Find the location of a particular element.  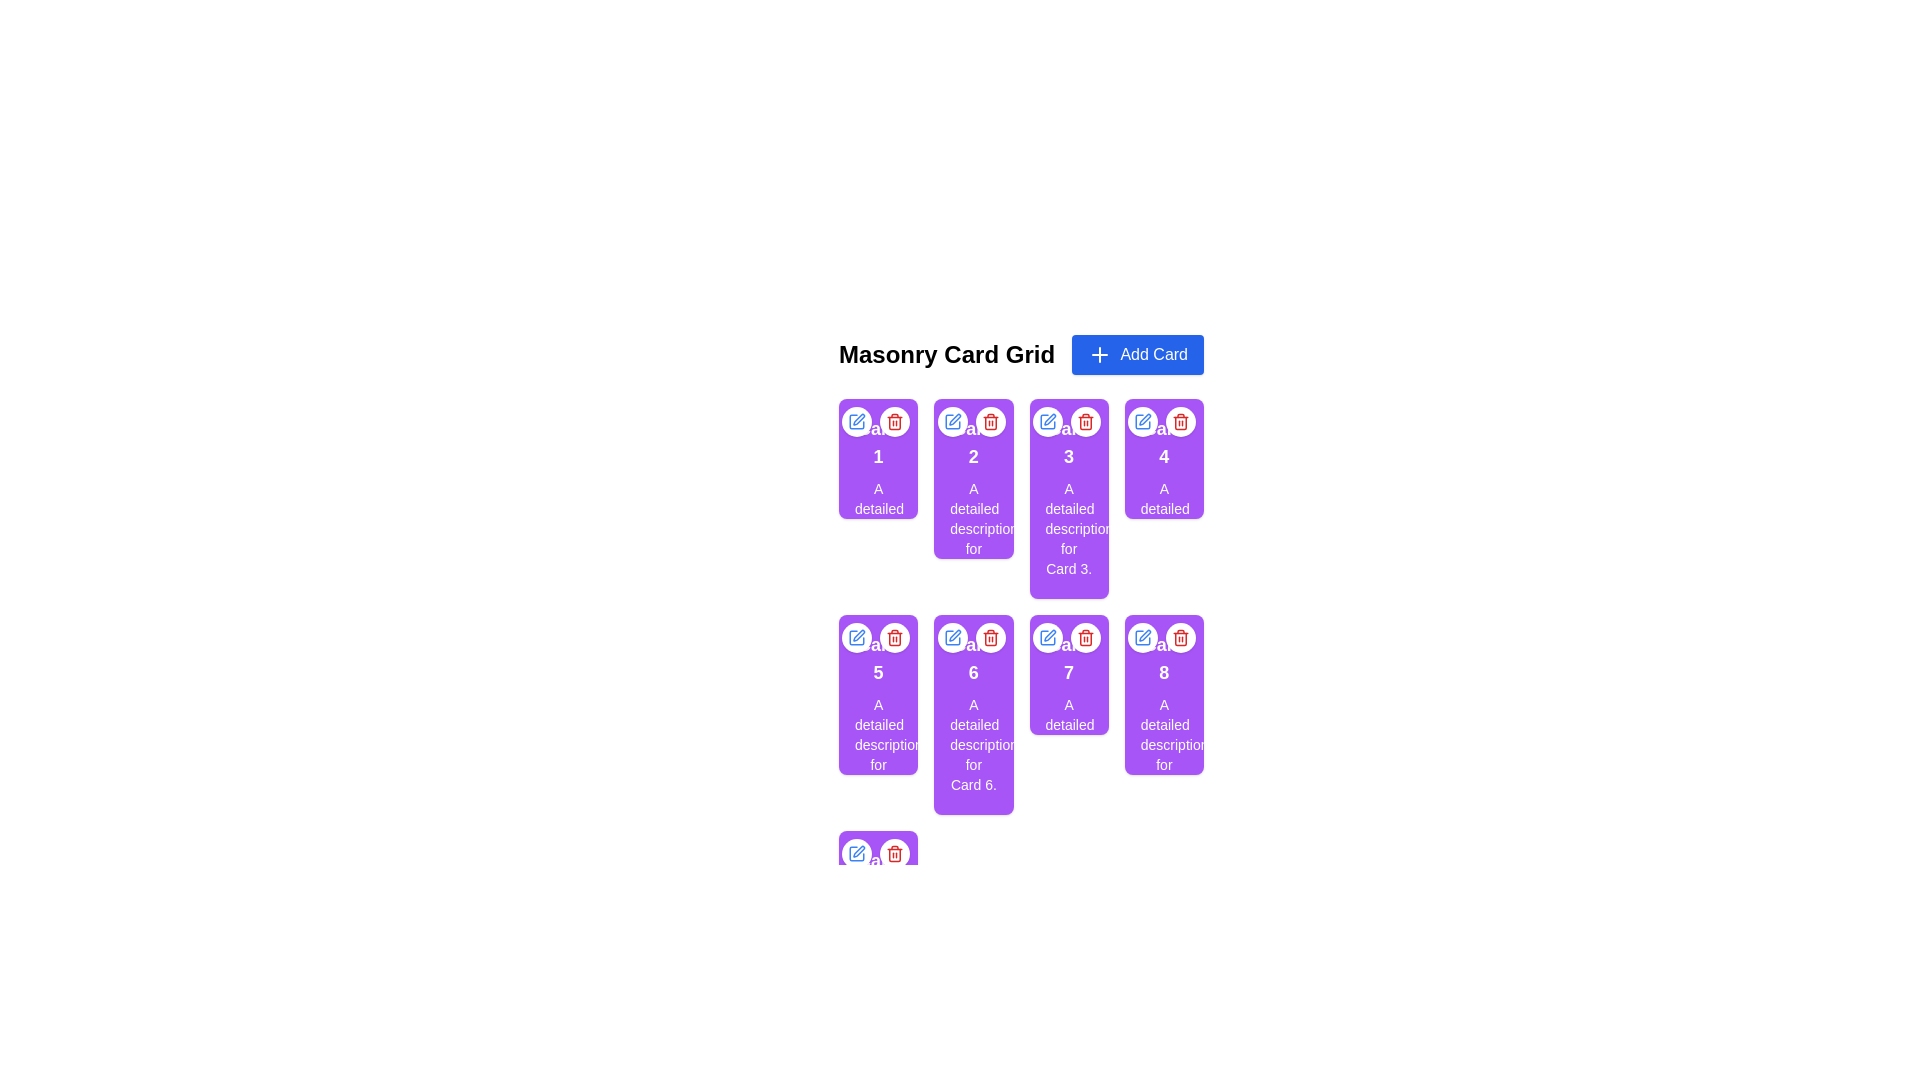

the iconic edit button located in the upper-left corner of the sixth card is located at coordinates (953, 635).